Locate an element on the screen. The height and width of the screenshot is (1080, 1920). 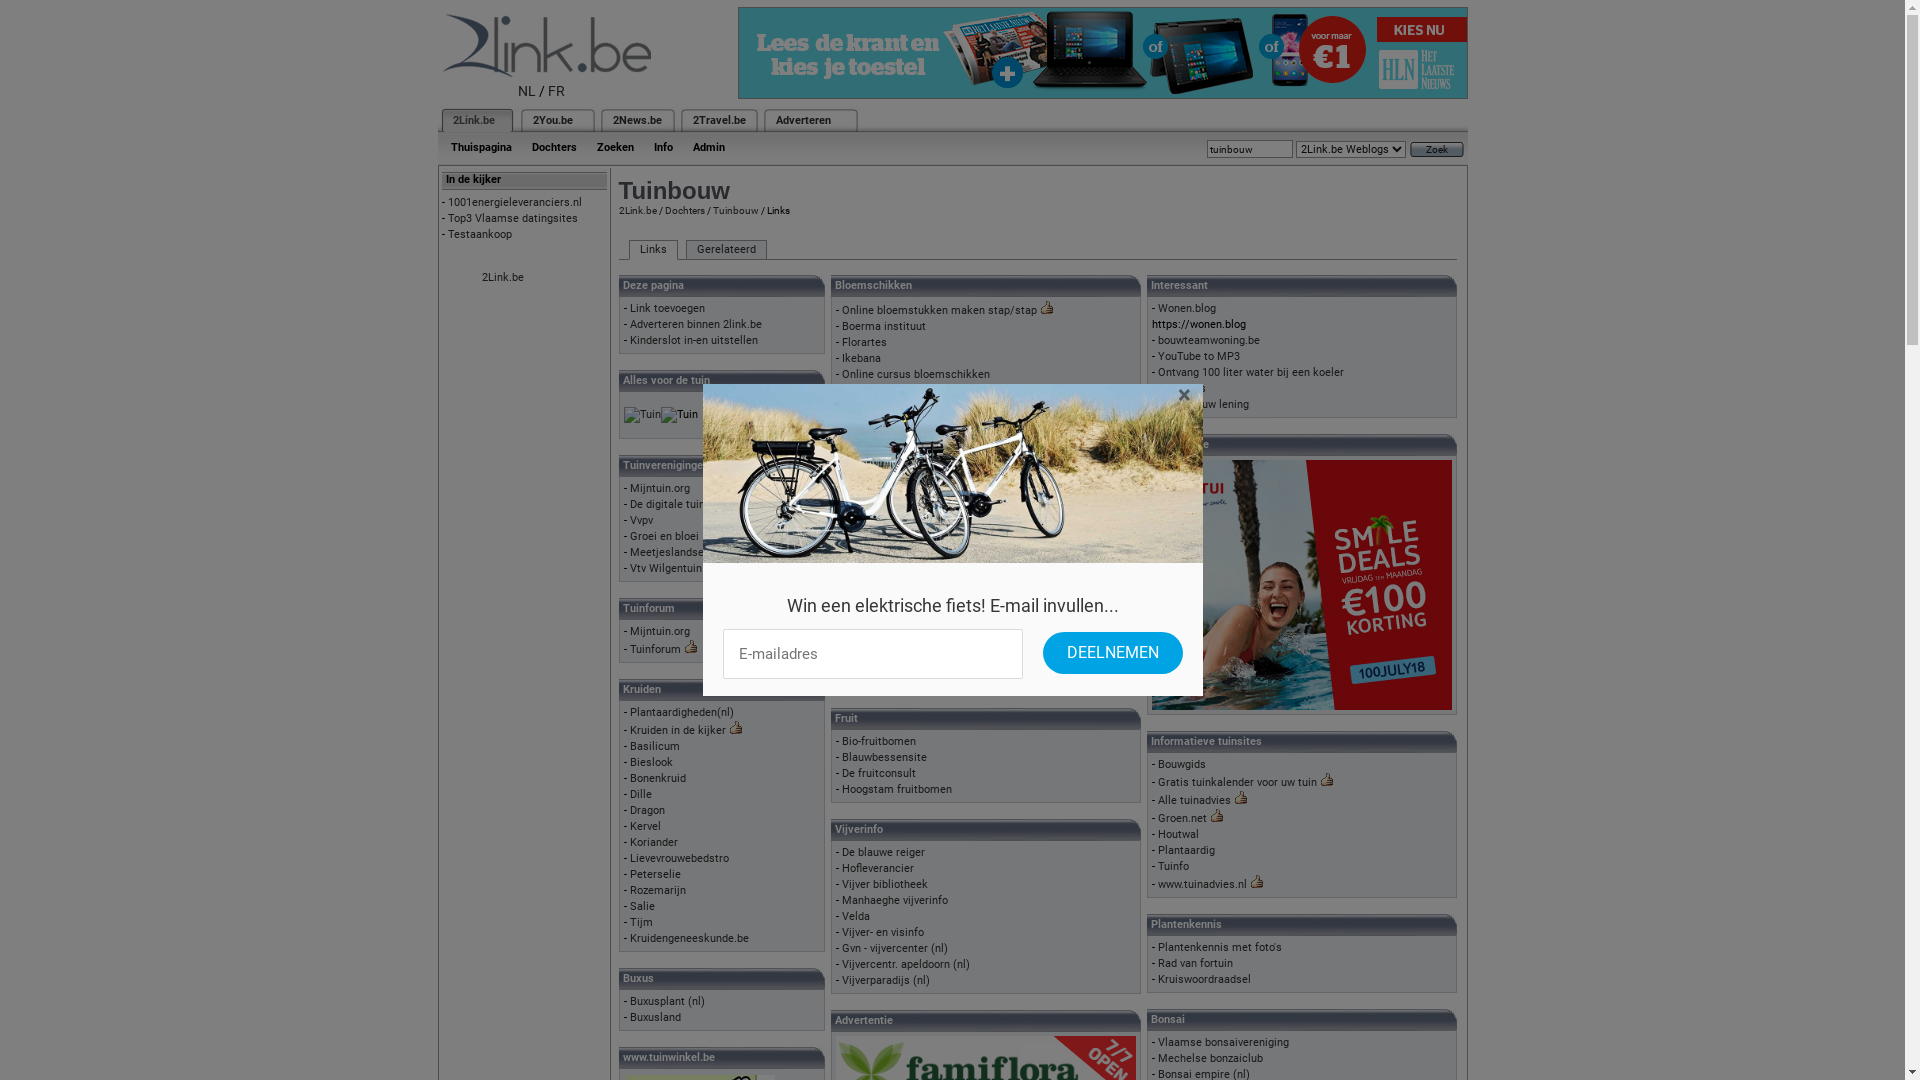
'Manhaeghe vijverinfo' is located at coordinates (893, 900).